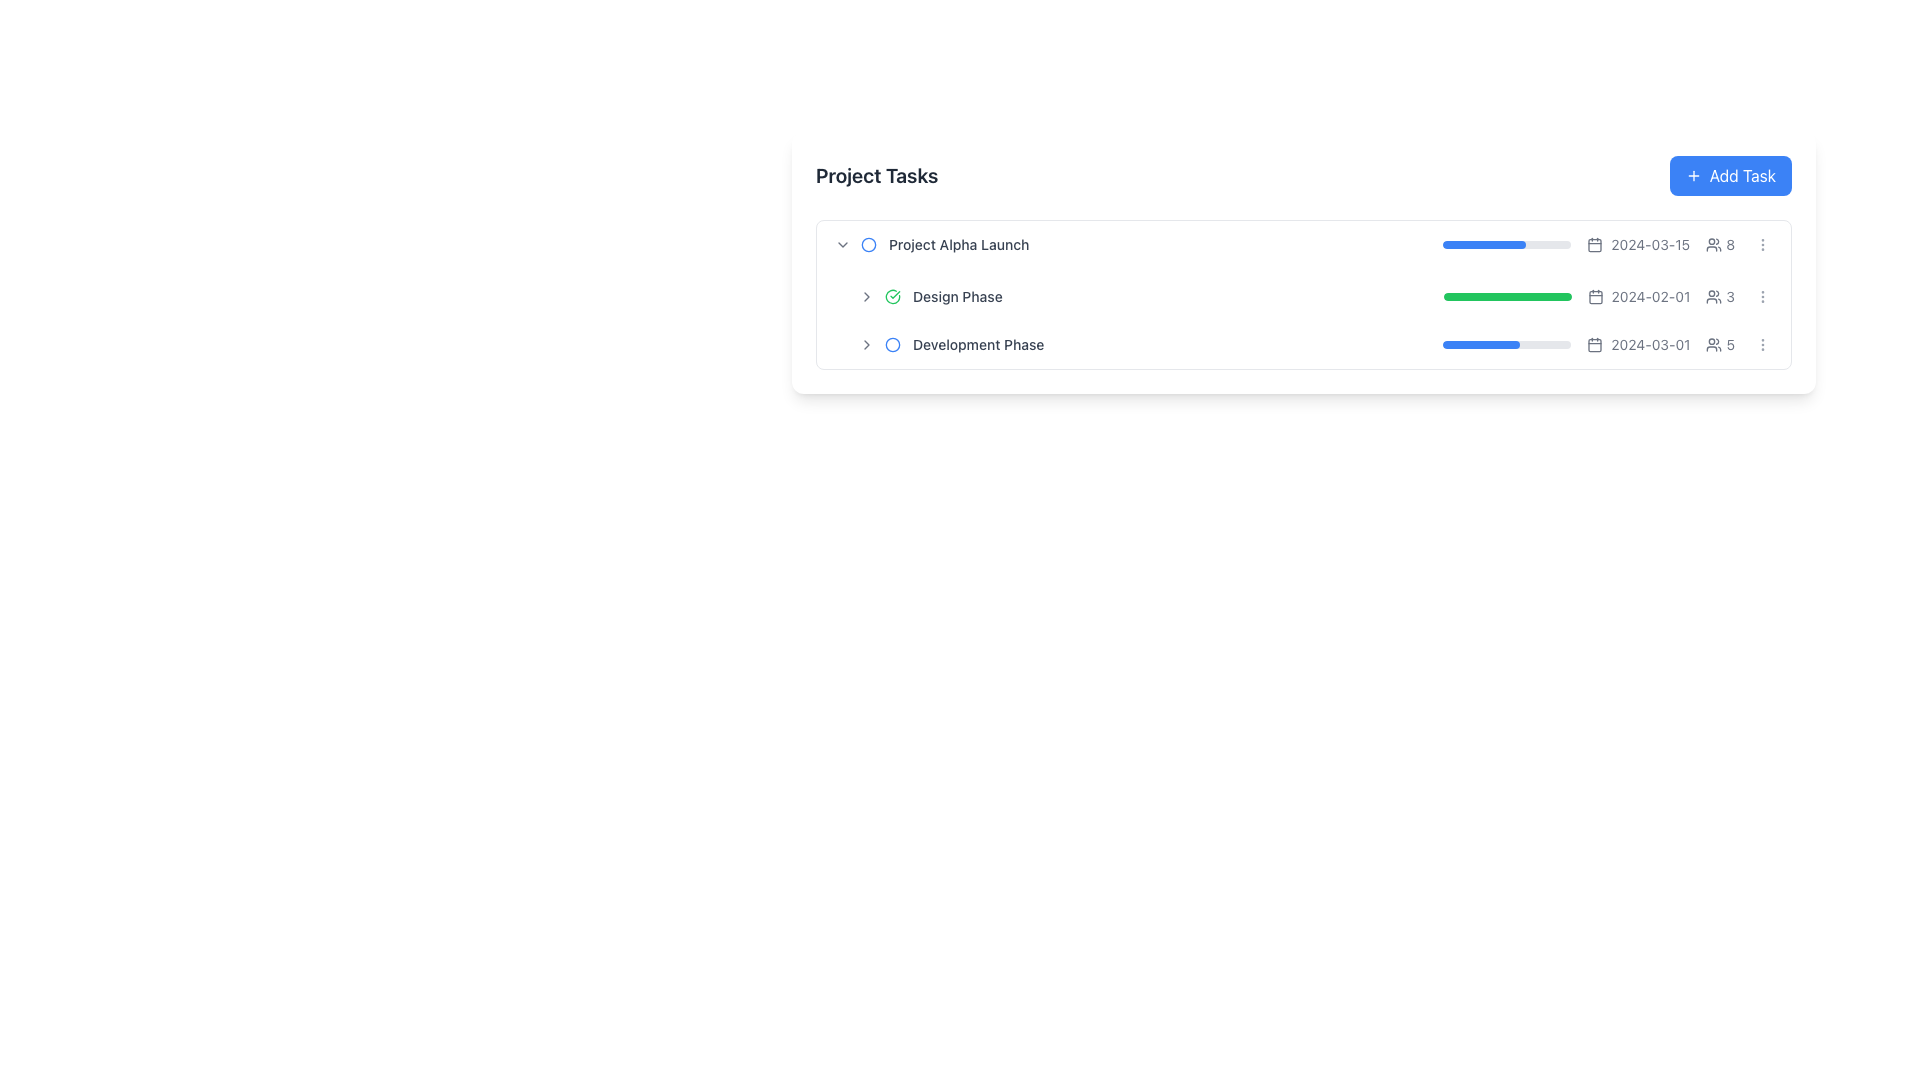 The width and height of the screenshot is (1920, 1080). I want to click on the data represented by the icon indicating a pair of users with the count '3', located to the right of the date component '2024-02-01' in the task list table, so click(1719, 297).